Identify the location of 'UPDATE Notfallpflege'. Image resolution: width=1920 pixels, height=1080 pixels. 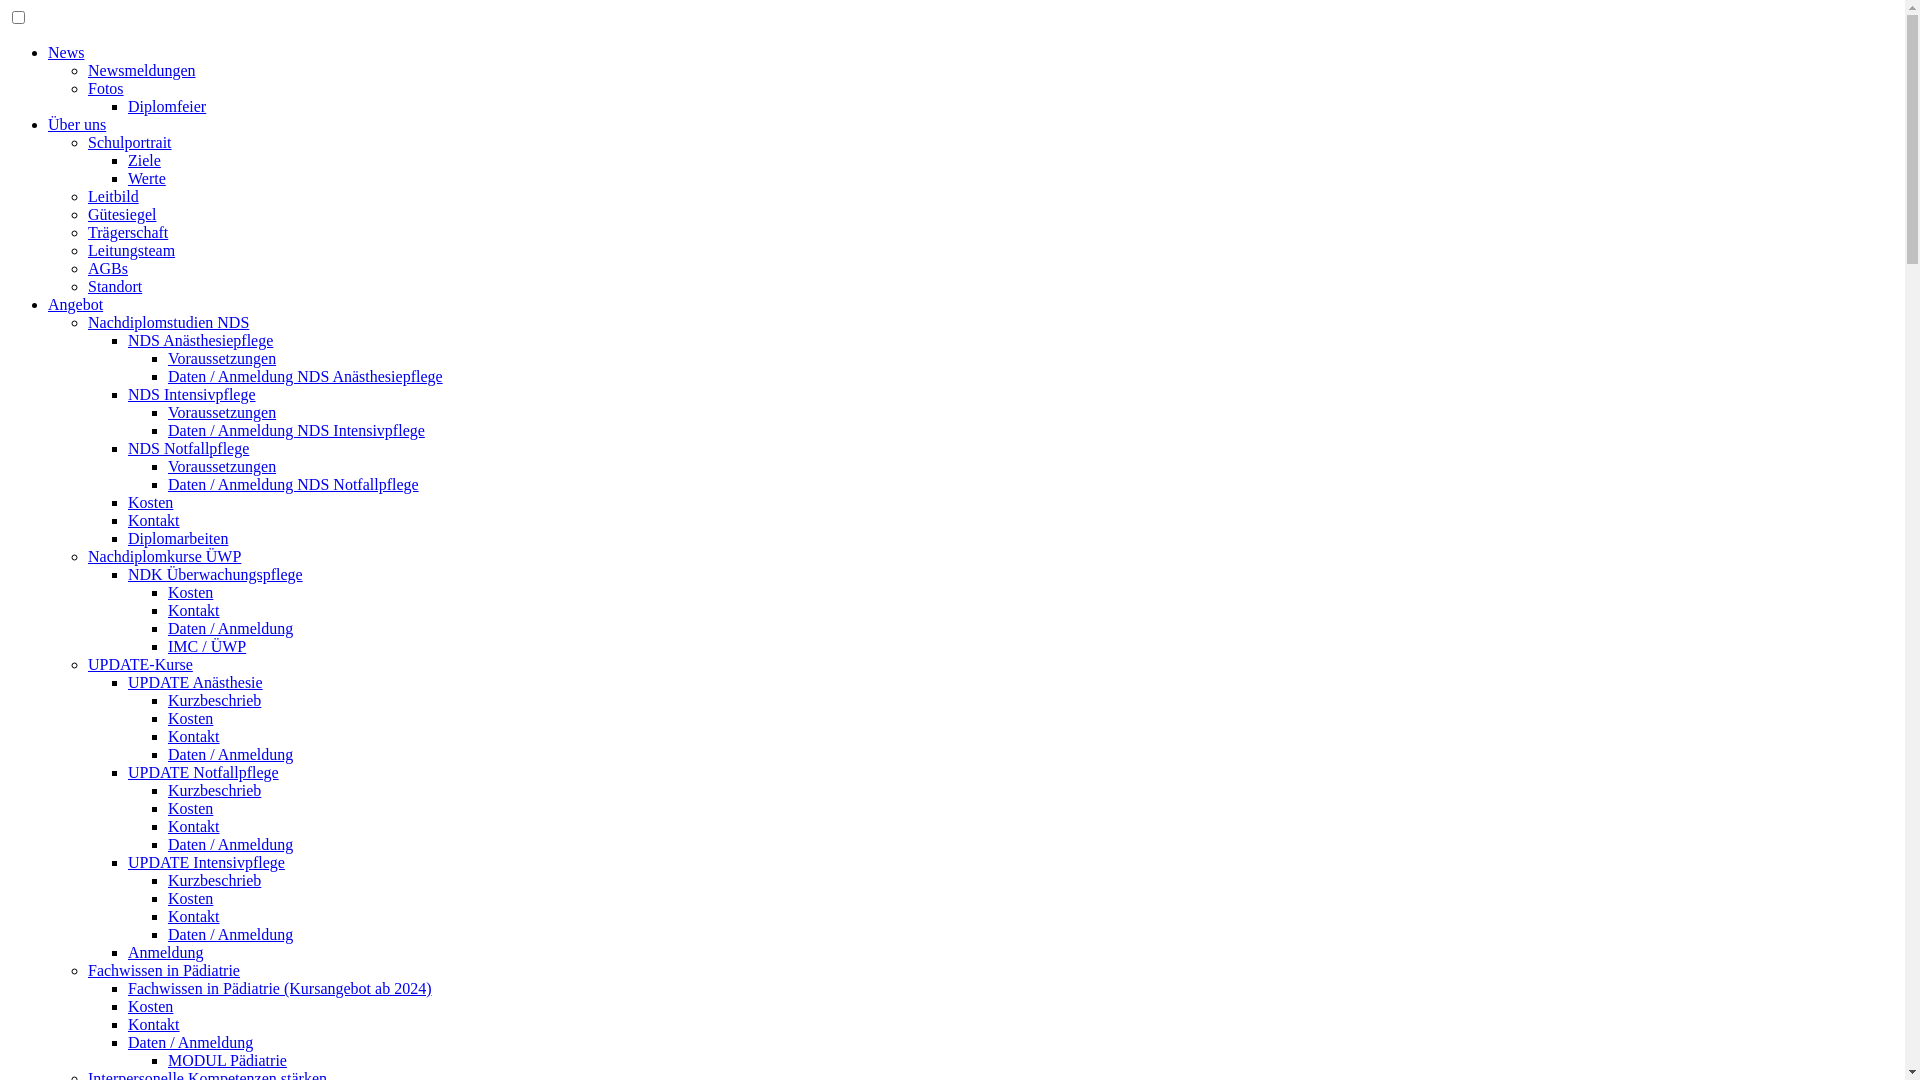
(203, 771).